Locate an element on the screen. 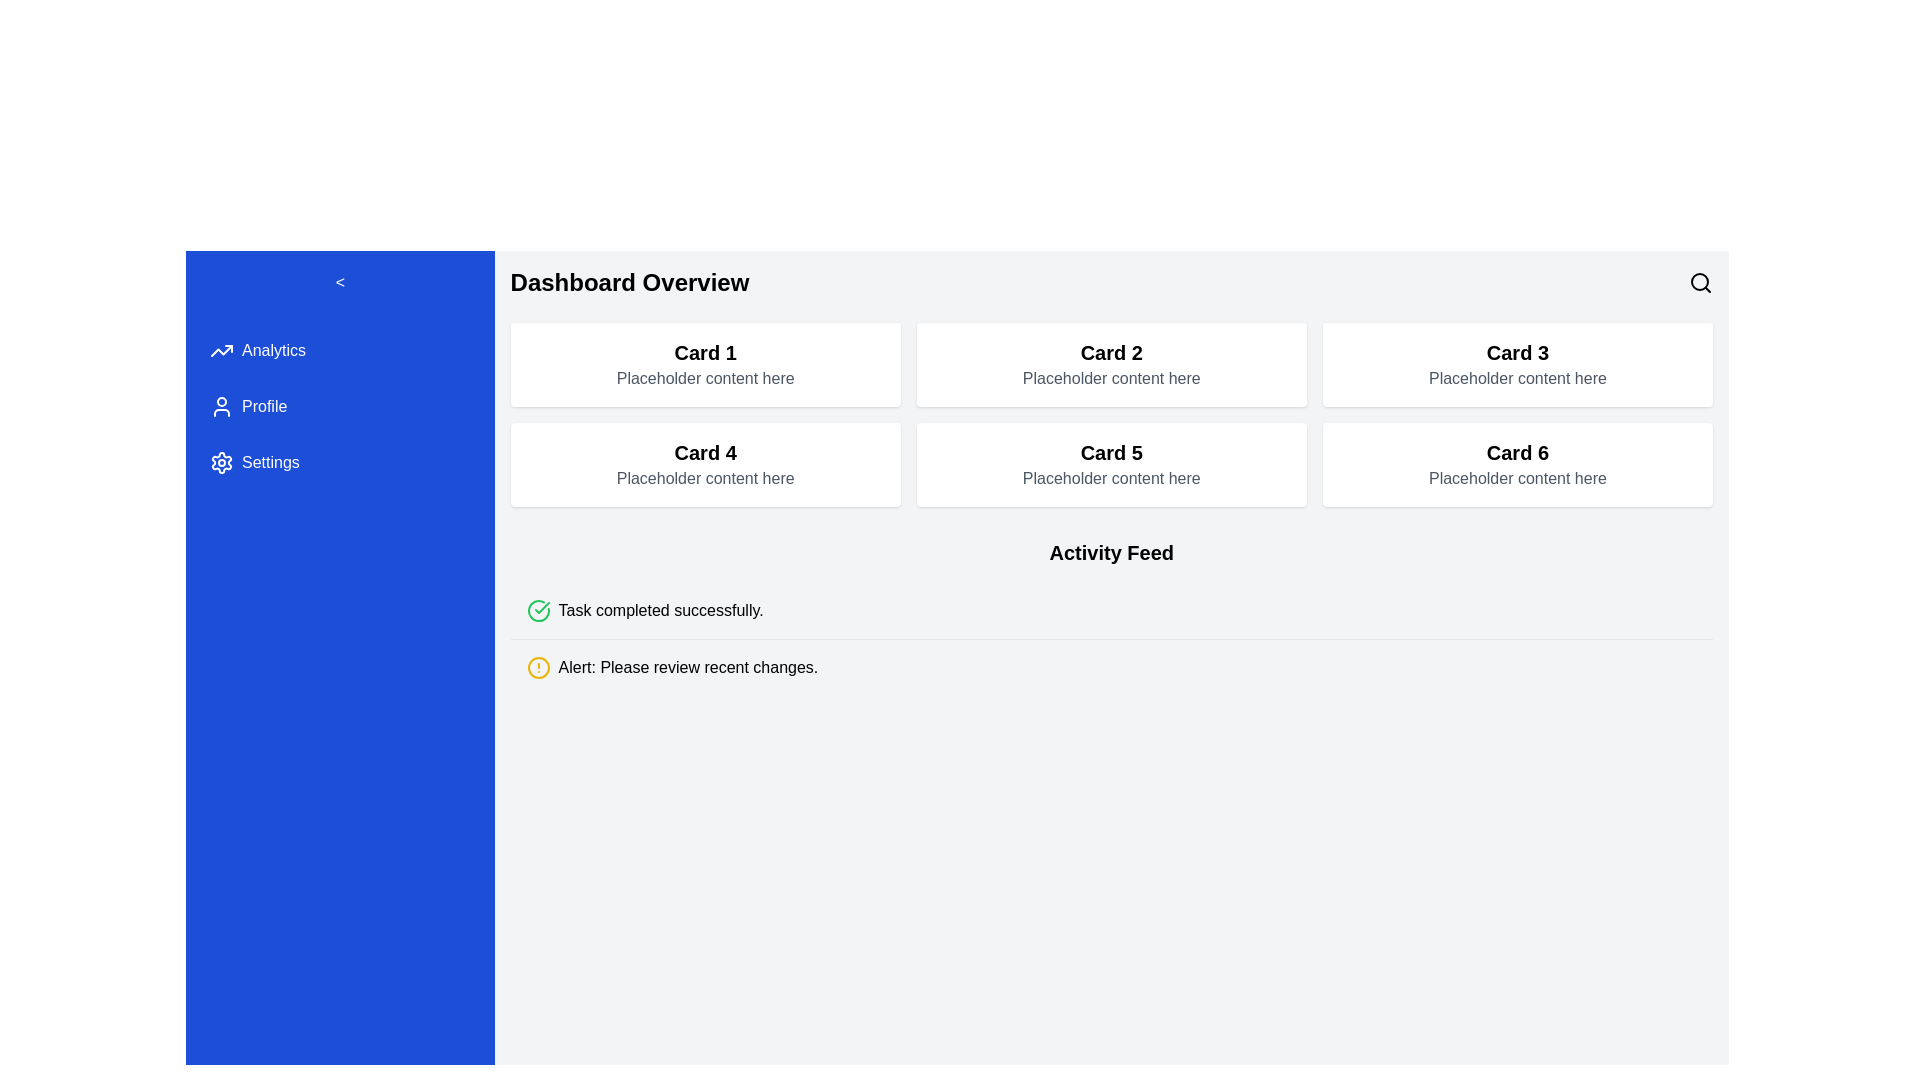 The image size is (1920, 1080). text content displayed in the textual placeholder located within 'Card 4', positioned below the title in the second row, first column of the grid layout is located at coordinates (705, 478).